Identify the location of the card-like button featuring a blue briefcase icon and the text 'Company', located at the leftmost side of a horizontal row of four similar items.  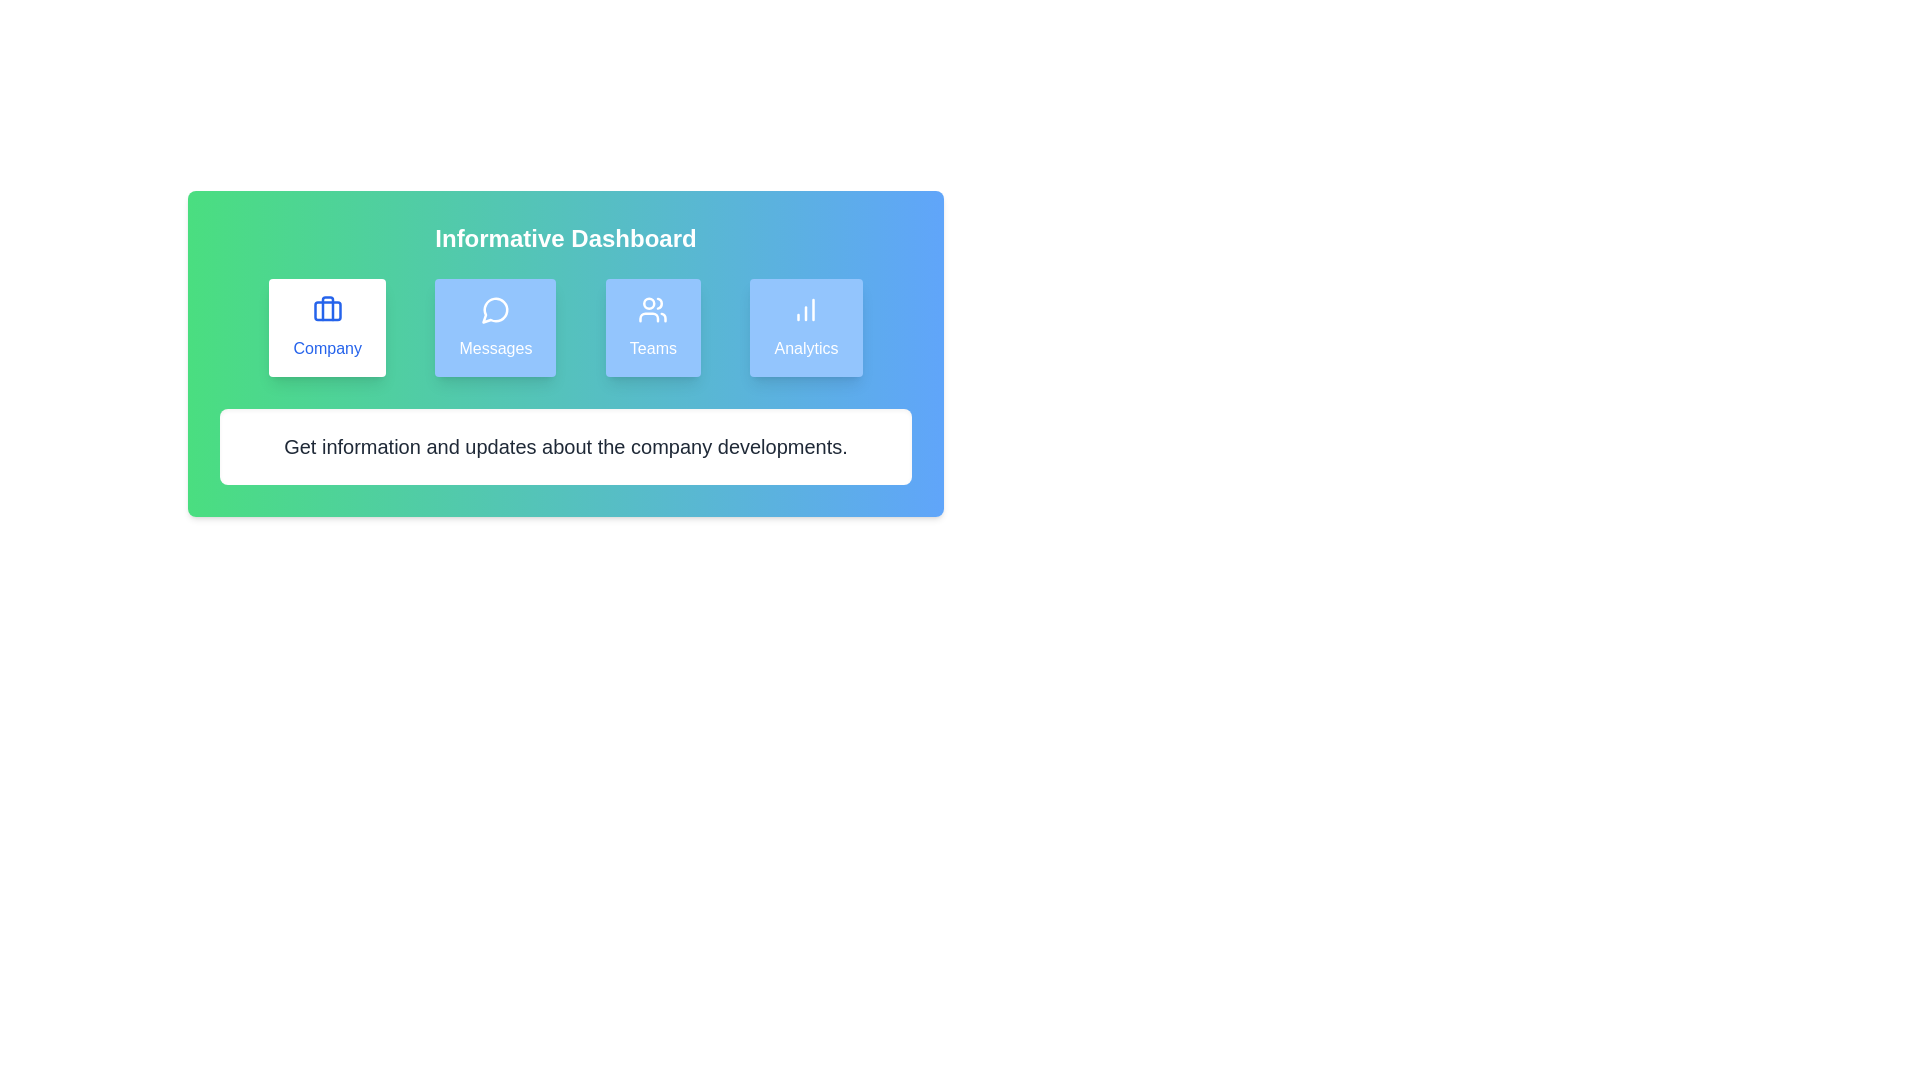
(327, 326).